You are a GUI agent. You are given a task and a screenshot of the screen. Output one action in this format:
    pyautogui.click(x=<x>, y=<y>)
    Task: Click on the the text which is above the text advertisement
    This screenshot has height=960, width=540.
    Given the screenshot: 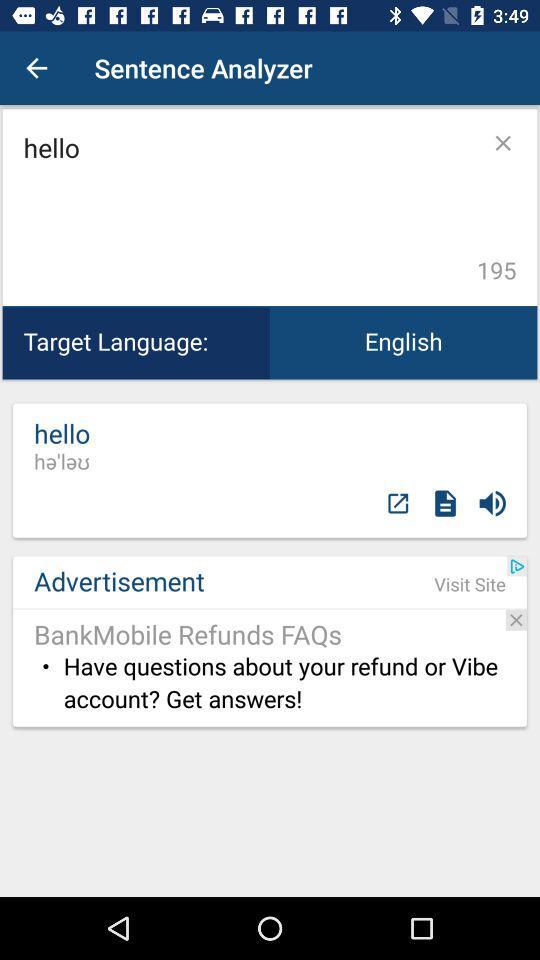 What is the action you would take?
    pyautogui.click(x=62, y=446)
    